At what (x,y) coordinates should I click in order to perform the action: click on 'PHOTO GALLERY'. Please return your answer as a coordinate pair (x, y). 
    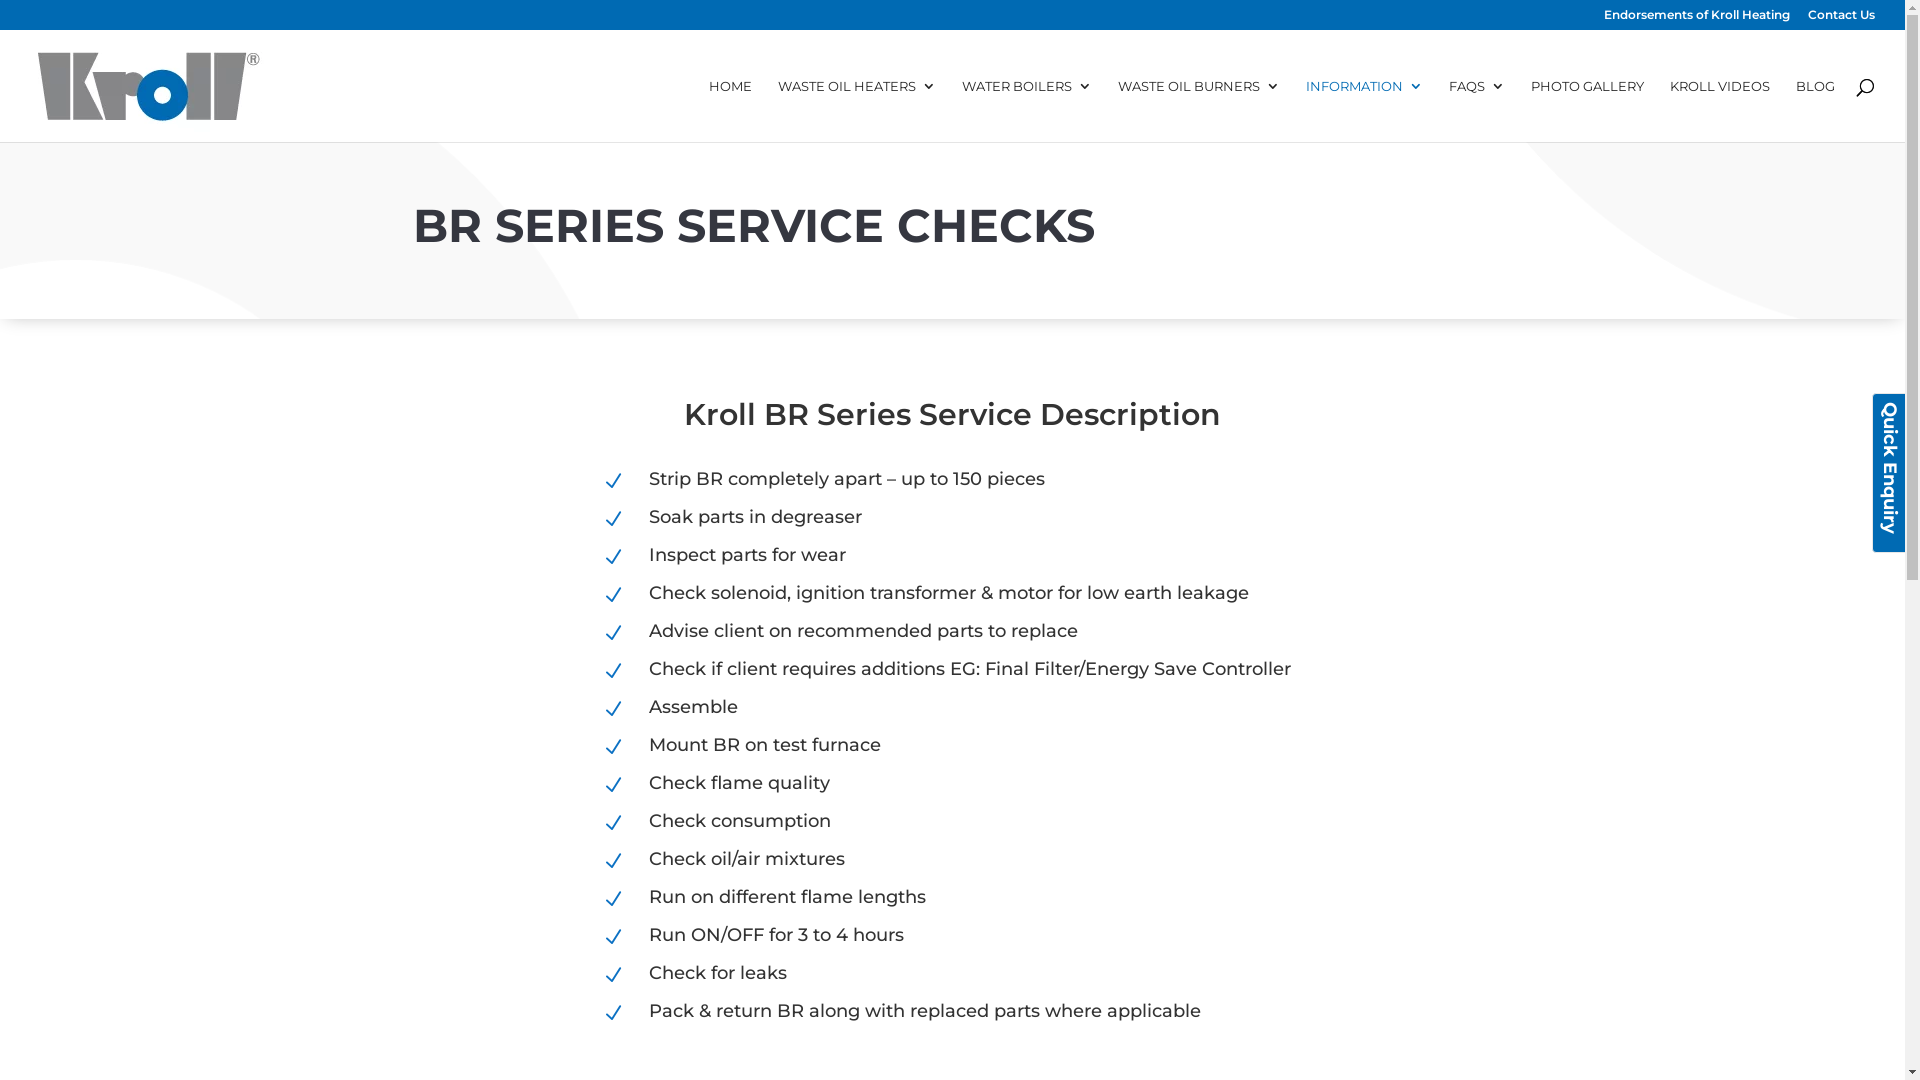
    Looking at the image, I should click on (1586, 110).